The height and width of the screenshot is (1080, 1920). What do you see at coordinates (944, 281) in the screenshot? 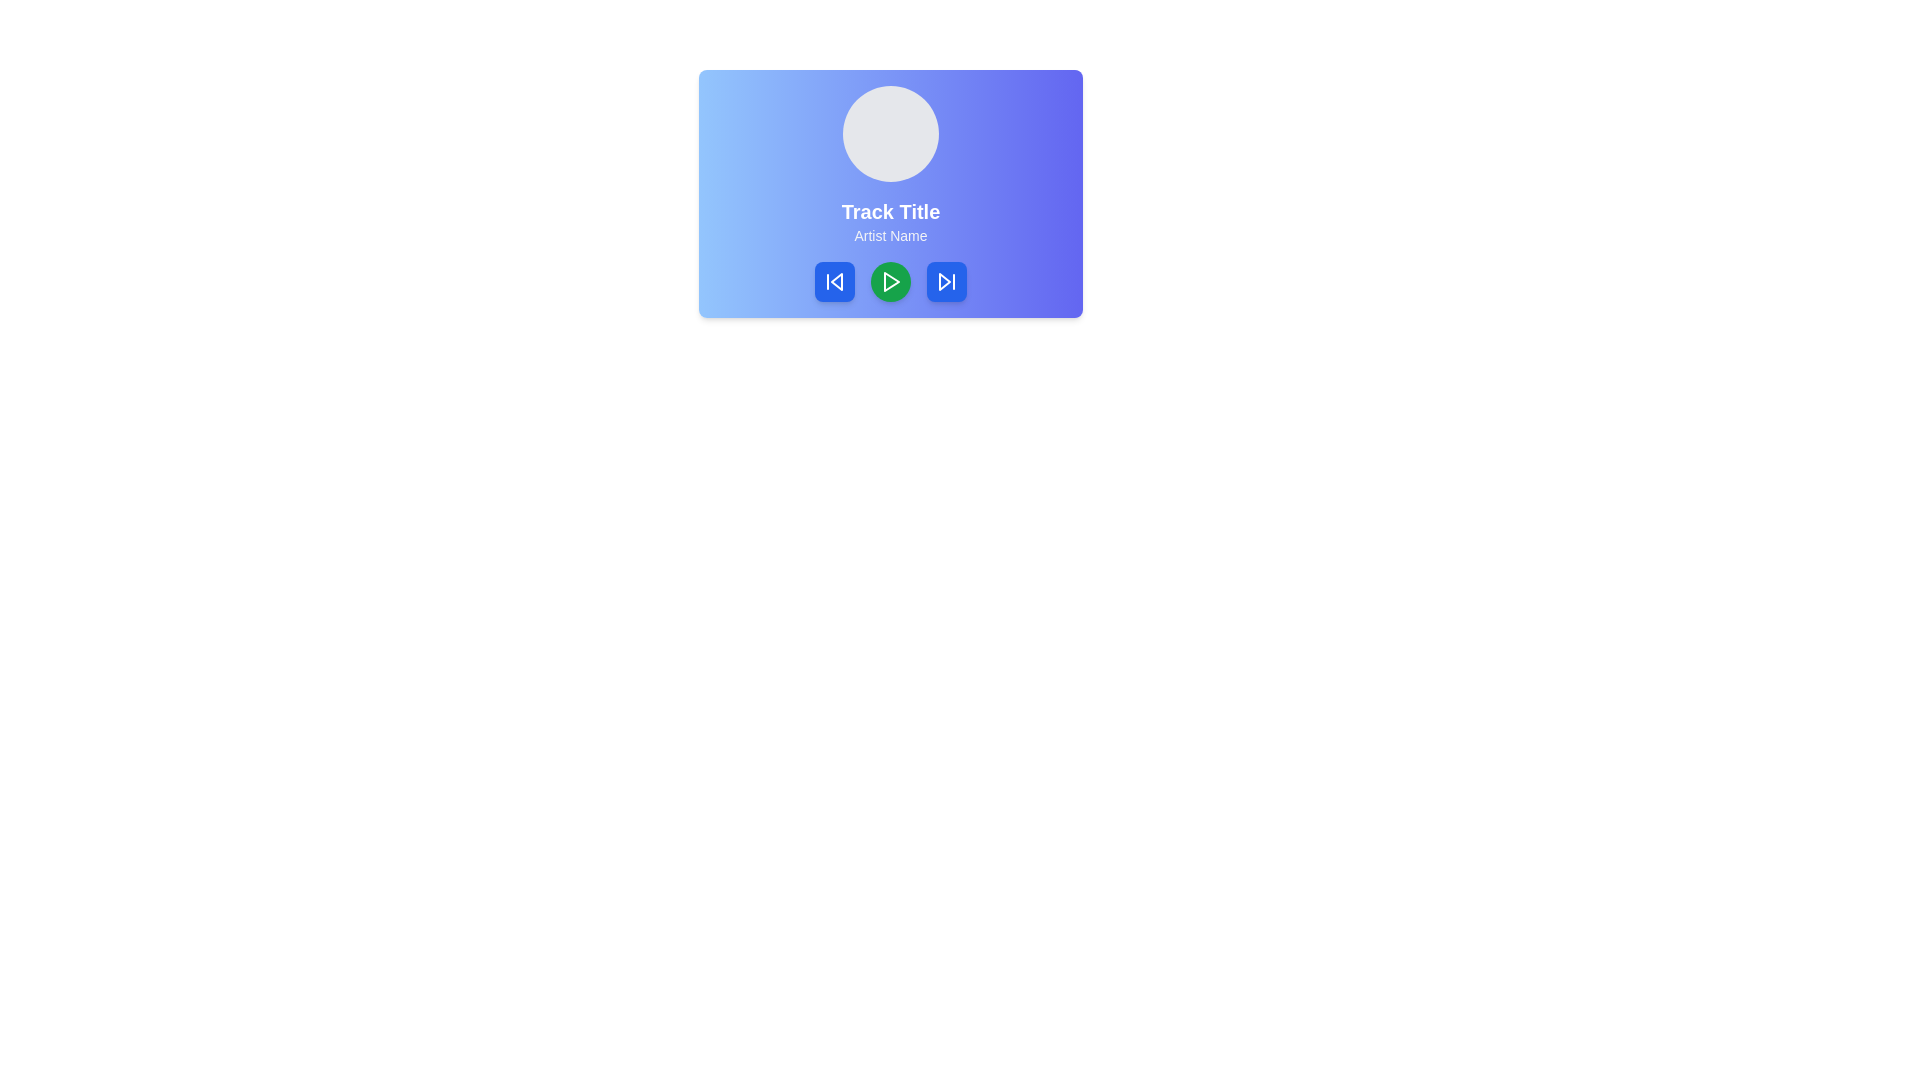
I see `the triangular arrow icon button in the music player interface` at bounding box center [944, 281].